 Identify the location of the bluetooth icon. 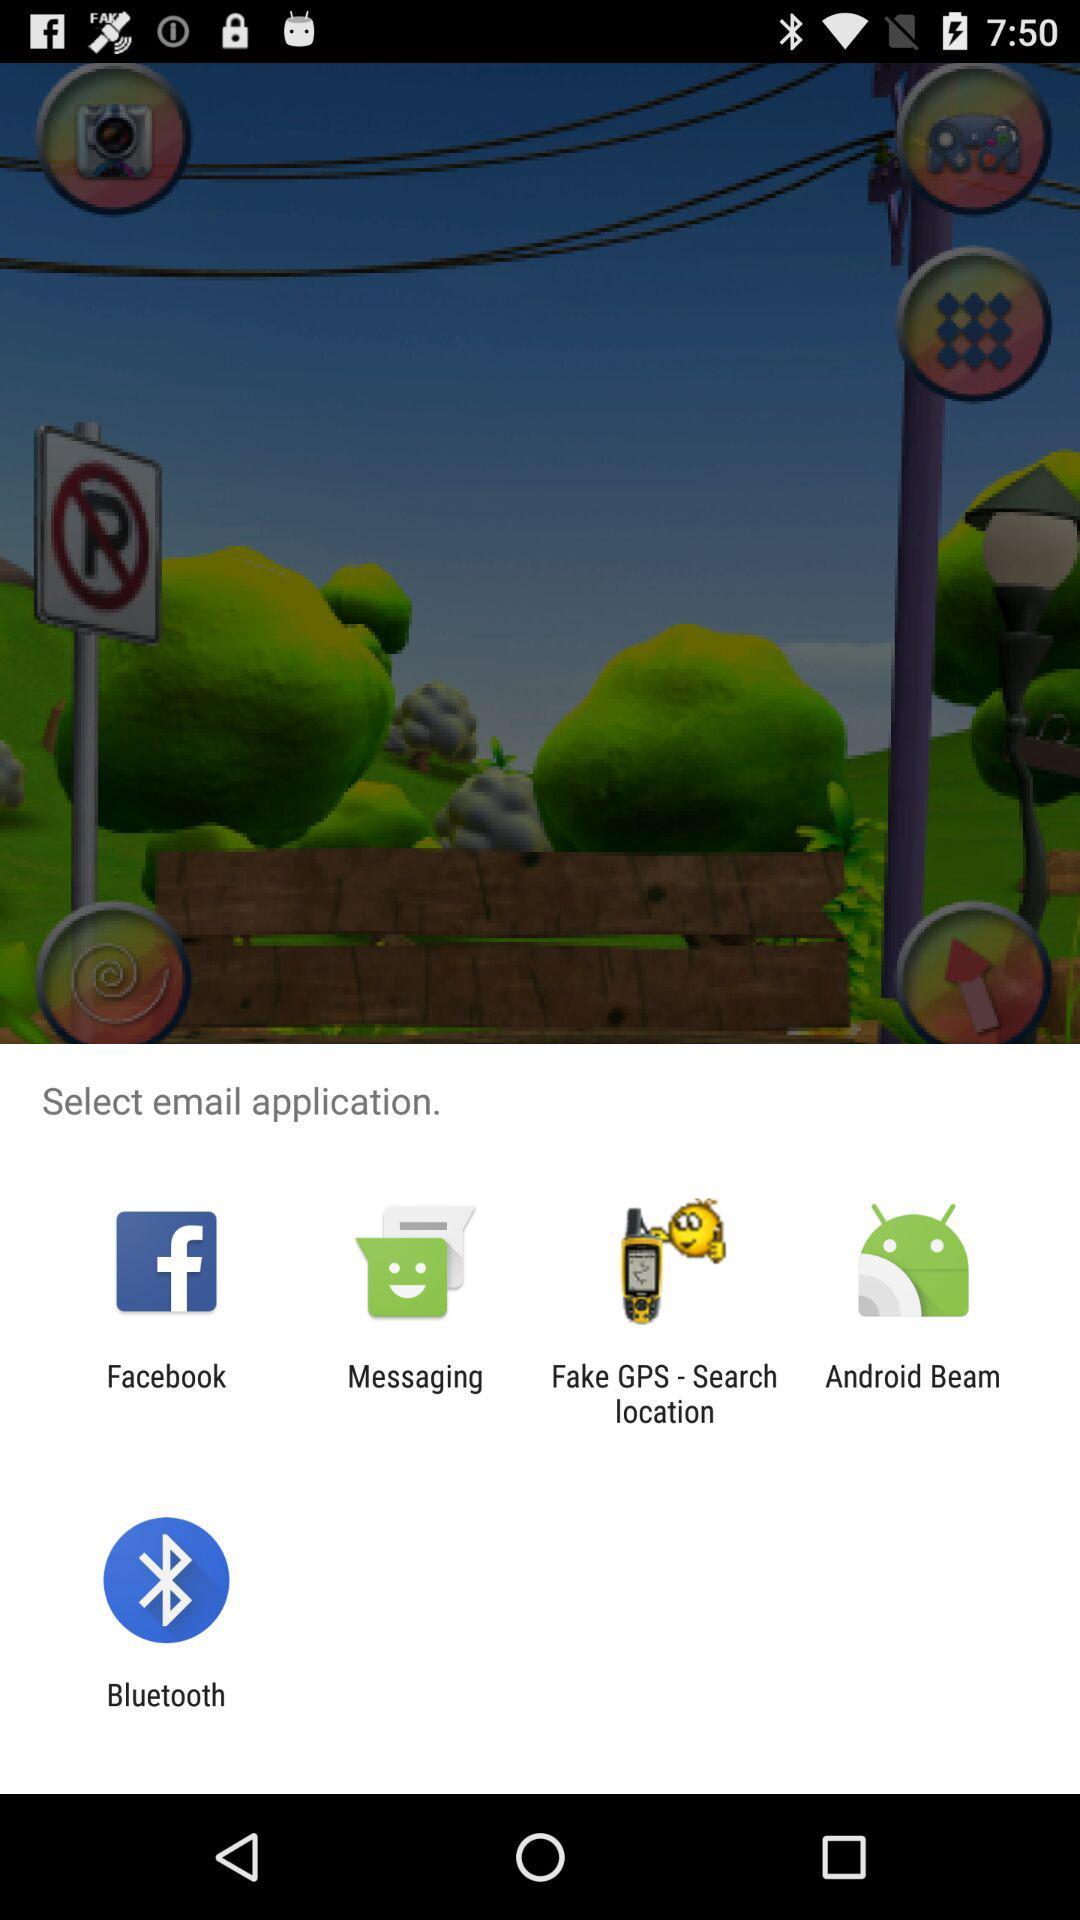
(165, 1711).